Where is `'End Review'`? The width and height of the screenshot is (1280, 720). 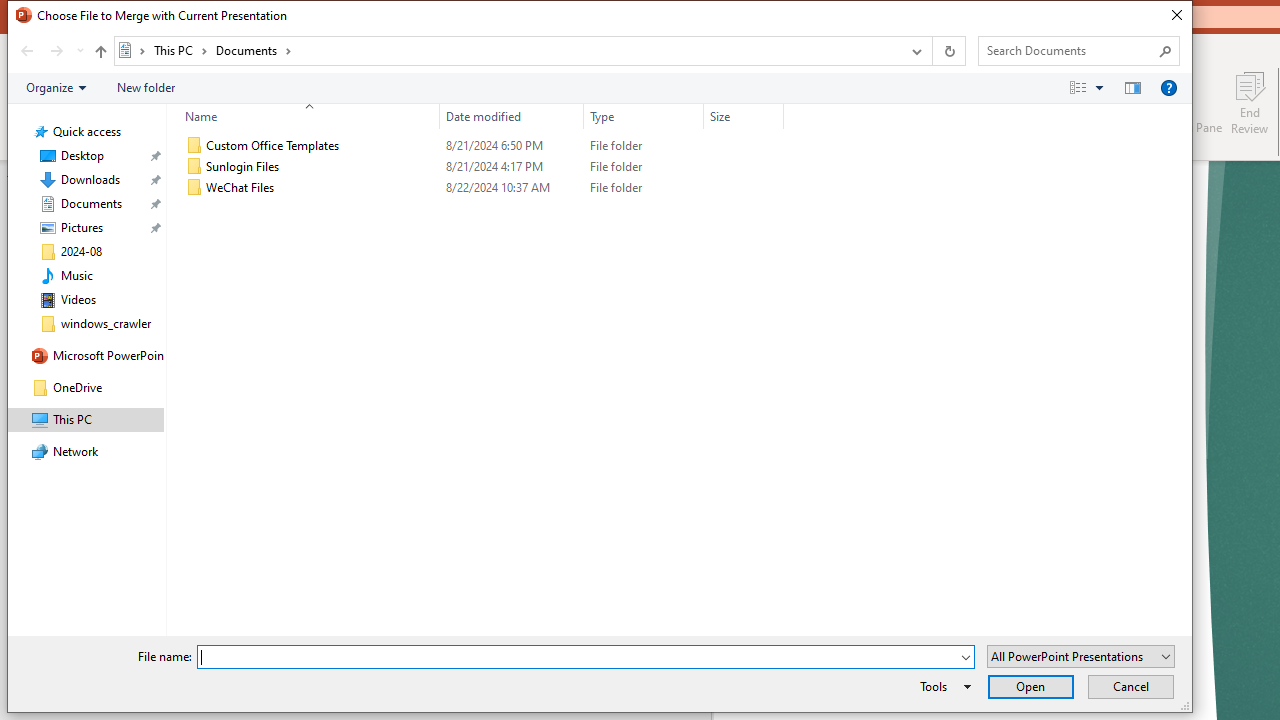
'End Review' is located at coordinates (1248, 103).